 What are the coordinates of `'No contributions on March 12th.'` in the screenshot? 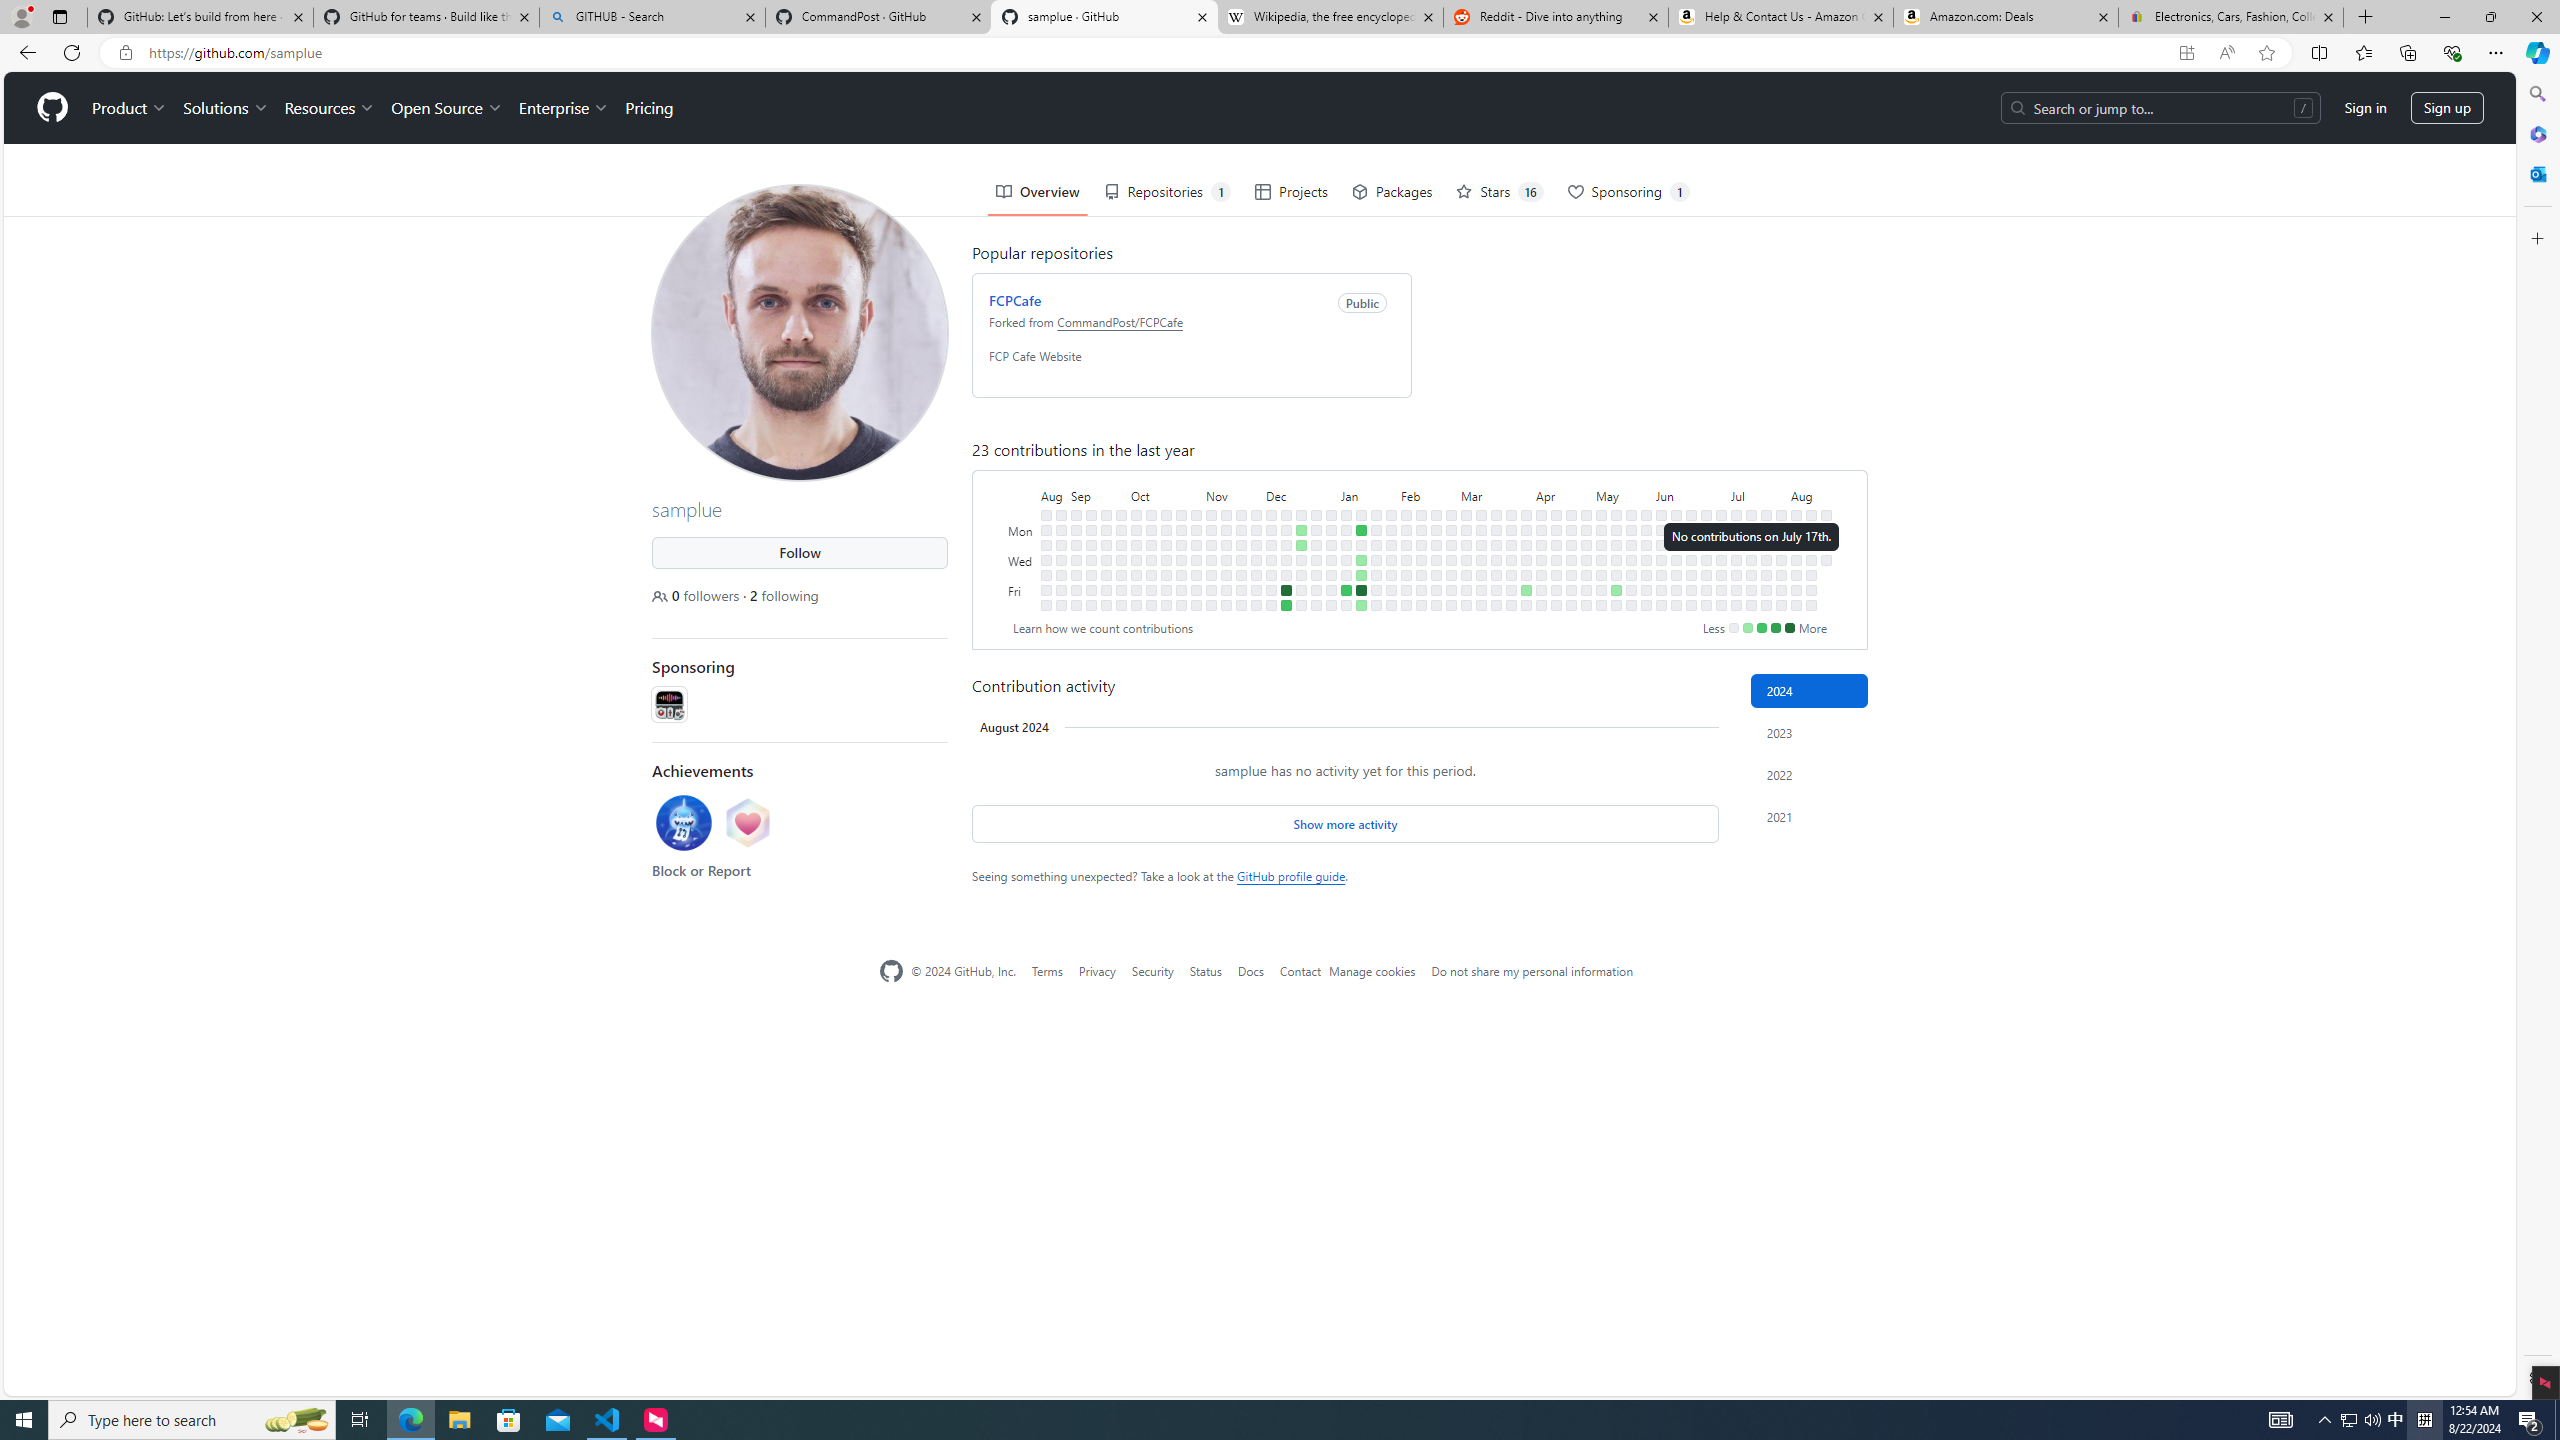 It's located at (1481, 544).